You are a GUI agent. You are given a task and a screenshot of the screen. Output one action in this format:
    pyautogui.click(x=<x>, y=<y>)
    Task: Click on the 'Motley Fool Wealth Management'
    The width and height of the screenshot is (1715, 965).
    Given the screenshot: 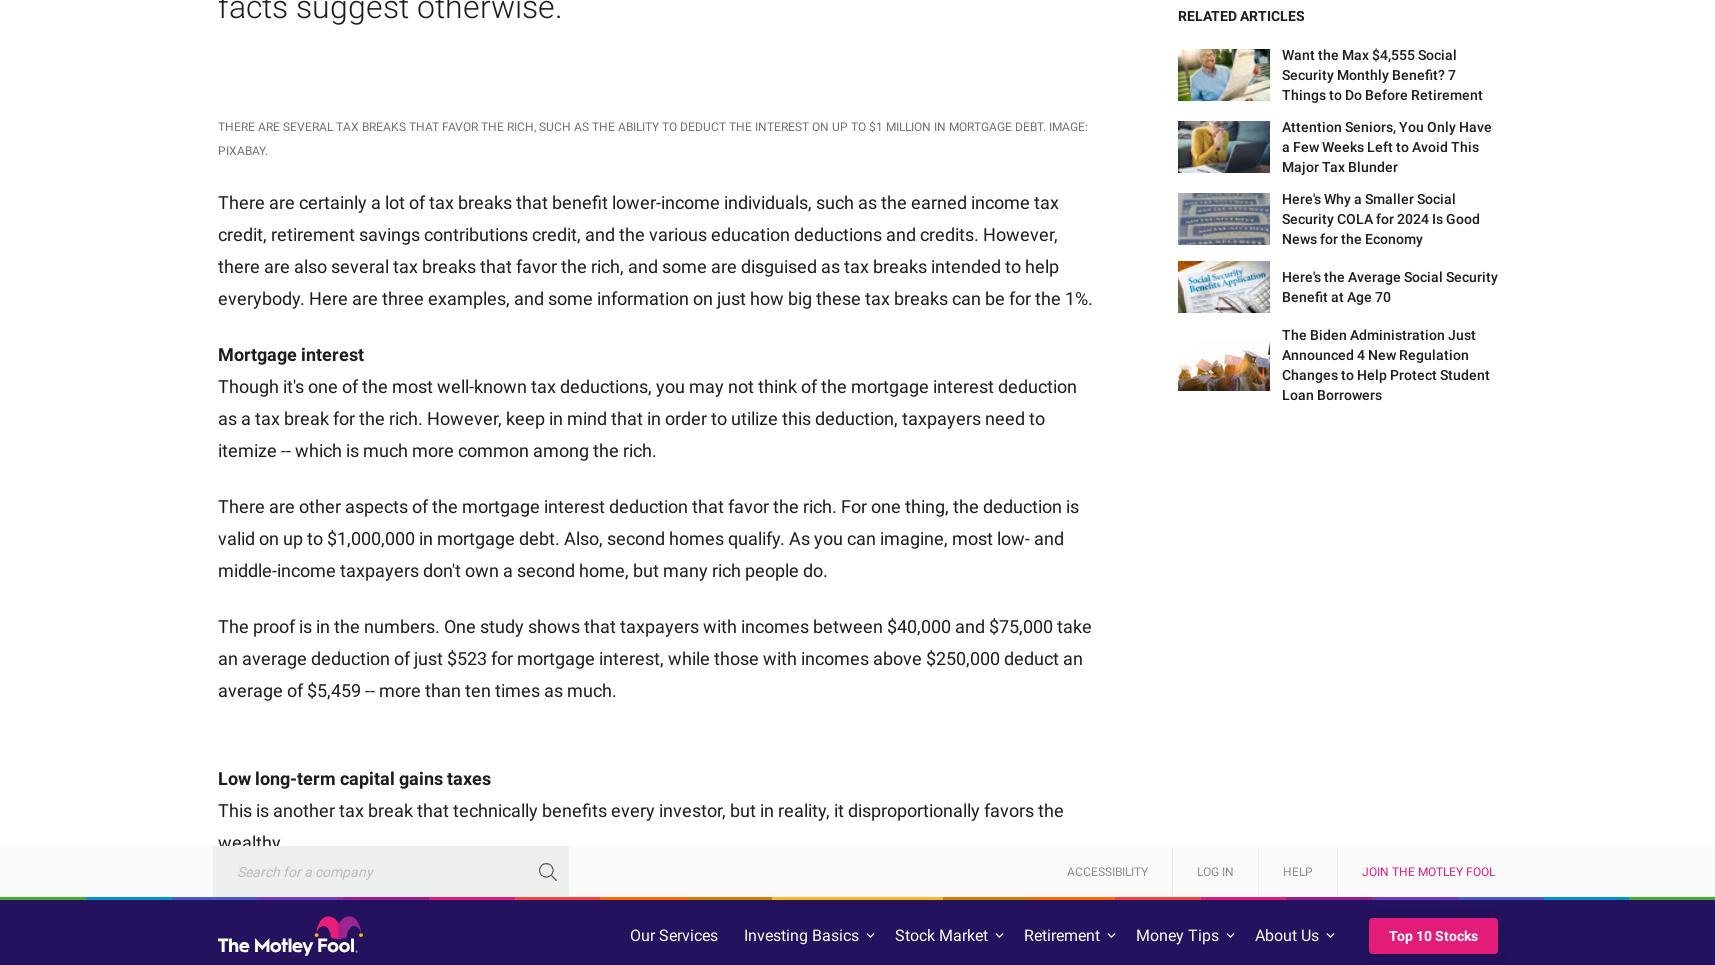 What is the action you would take?
    pyautogui.click(x=1318, y=837)
    